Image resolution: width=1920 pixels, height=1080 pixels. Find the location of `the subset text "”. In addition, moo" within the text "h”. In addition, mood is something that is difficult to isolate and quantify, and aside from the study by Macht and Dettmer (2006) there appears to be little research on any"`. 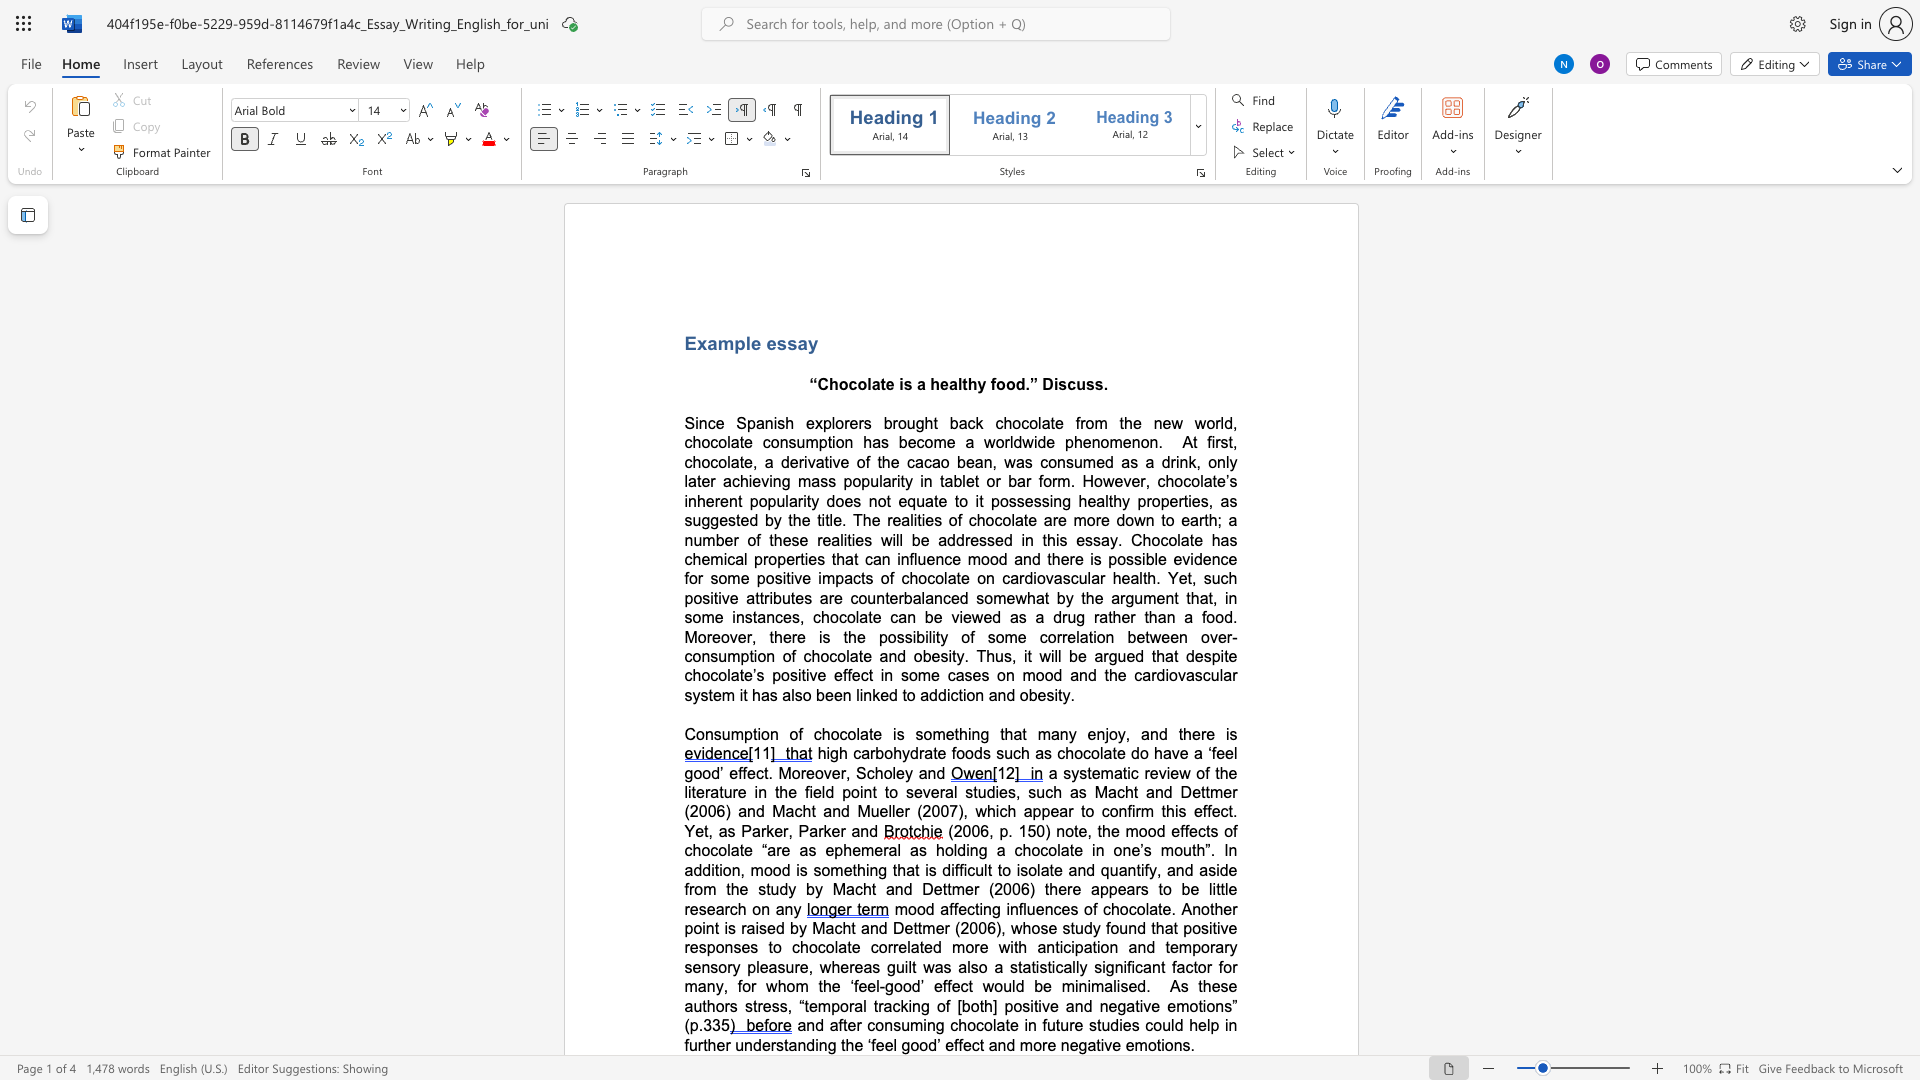

the subset text "”. In addition, moo" within the text "h”. In addition, mood is something that is difficult to isolate and quantify, and aside from the study by Macht and Dettmer (2006) there appears to be little research on any" is located at coordinates (1204, 850).